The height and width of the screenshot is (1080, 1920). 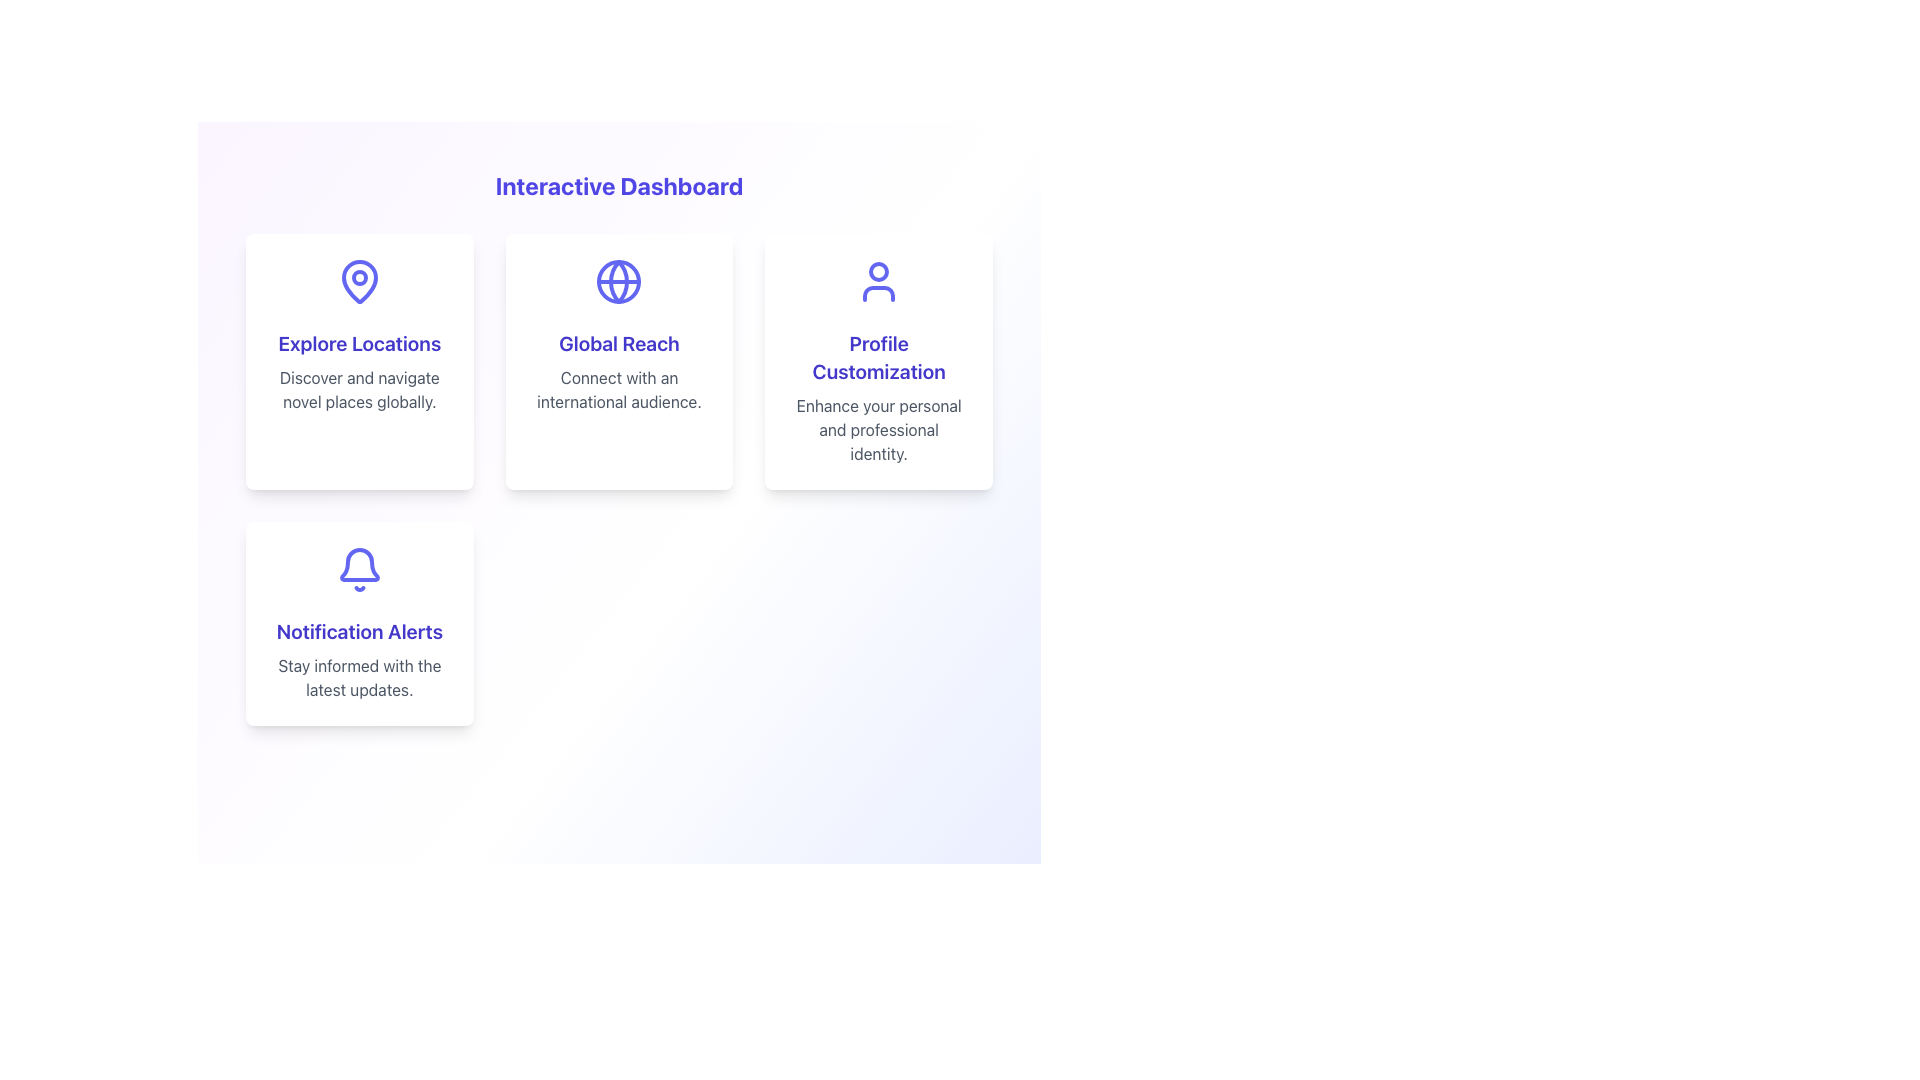 I want to click on the title text within the second card of the 2x2 grid layout on the dashboard, which summarizes the primary concept of reaching a global audience, so click(x=618, y=342).